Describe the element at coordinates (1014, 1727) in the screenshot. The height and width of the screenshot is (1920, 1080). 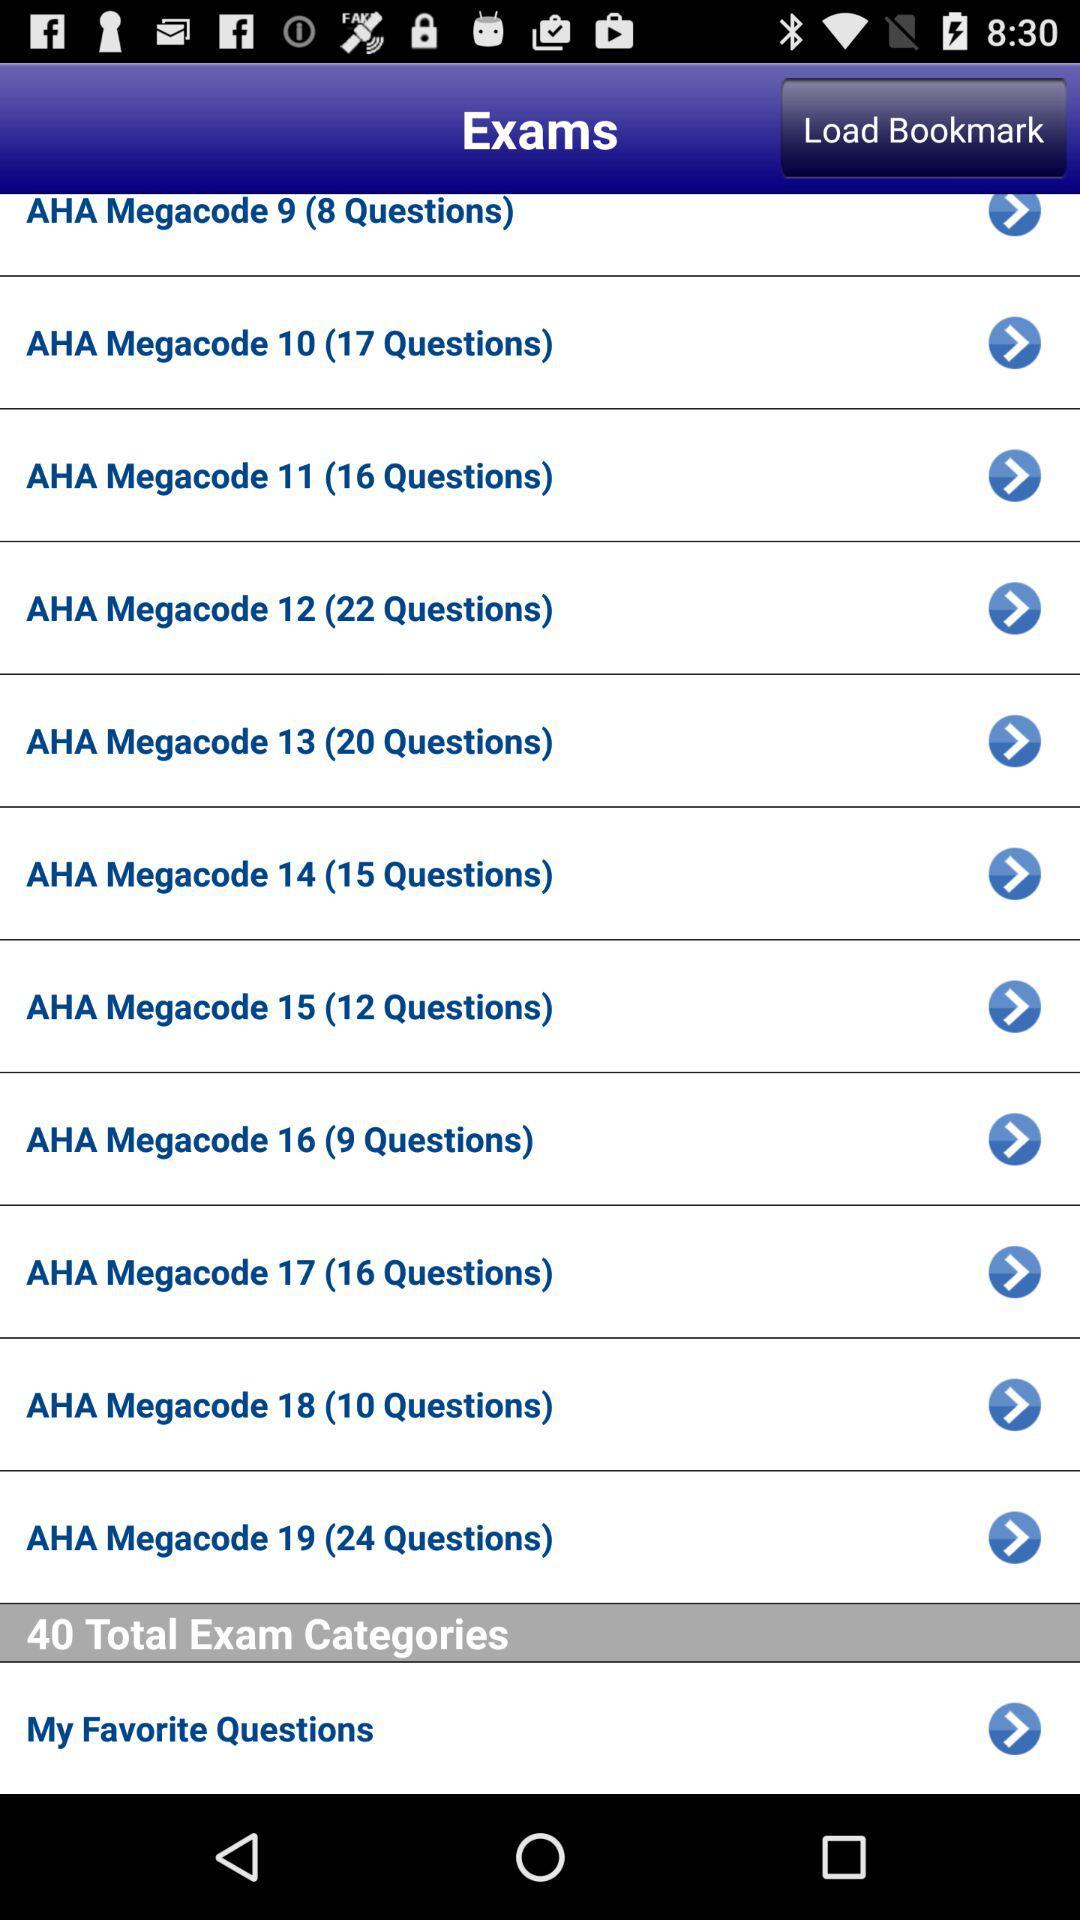
I see `the blue icon in last line` at that location.